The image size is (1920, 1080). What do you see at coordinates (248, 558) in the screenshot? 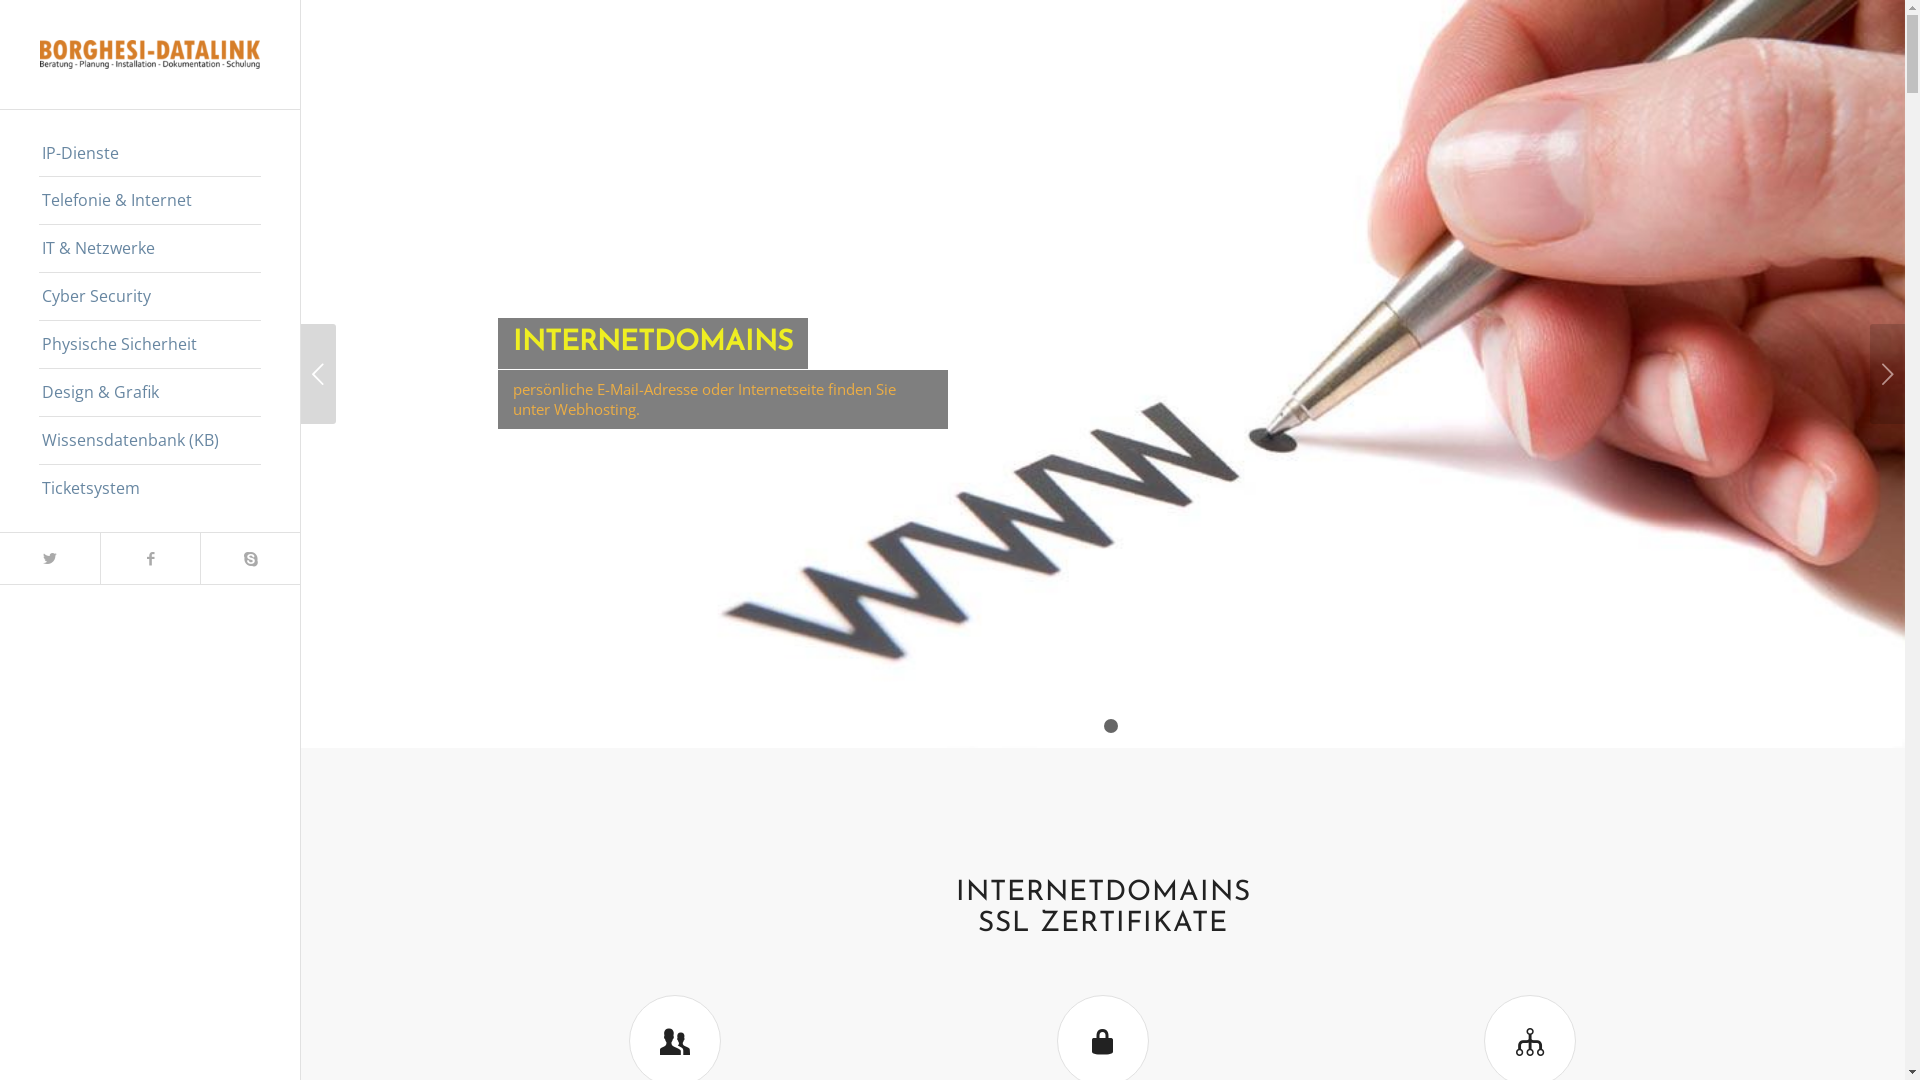
I see `'Skype'` at bounding box center [248, 558].